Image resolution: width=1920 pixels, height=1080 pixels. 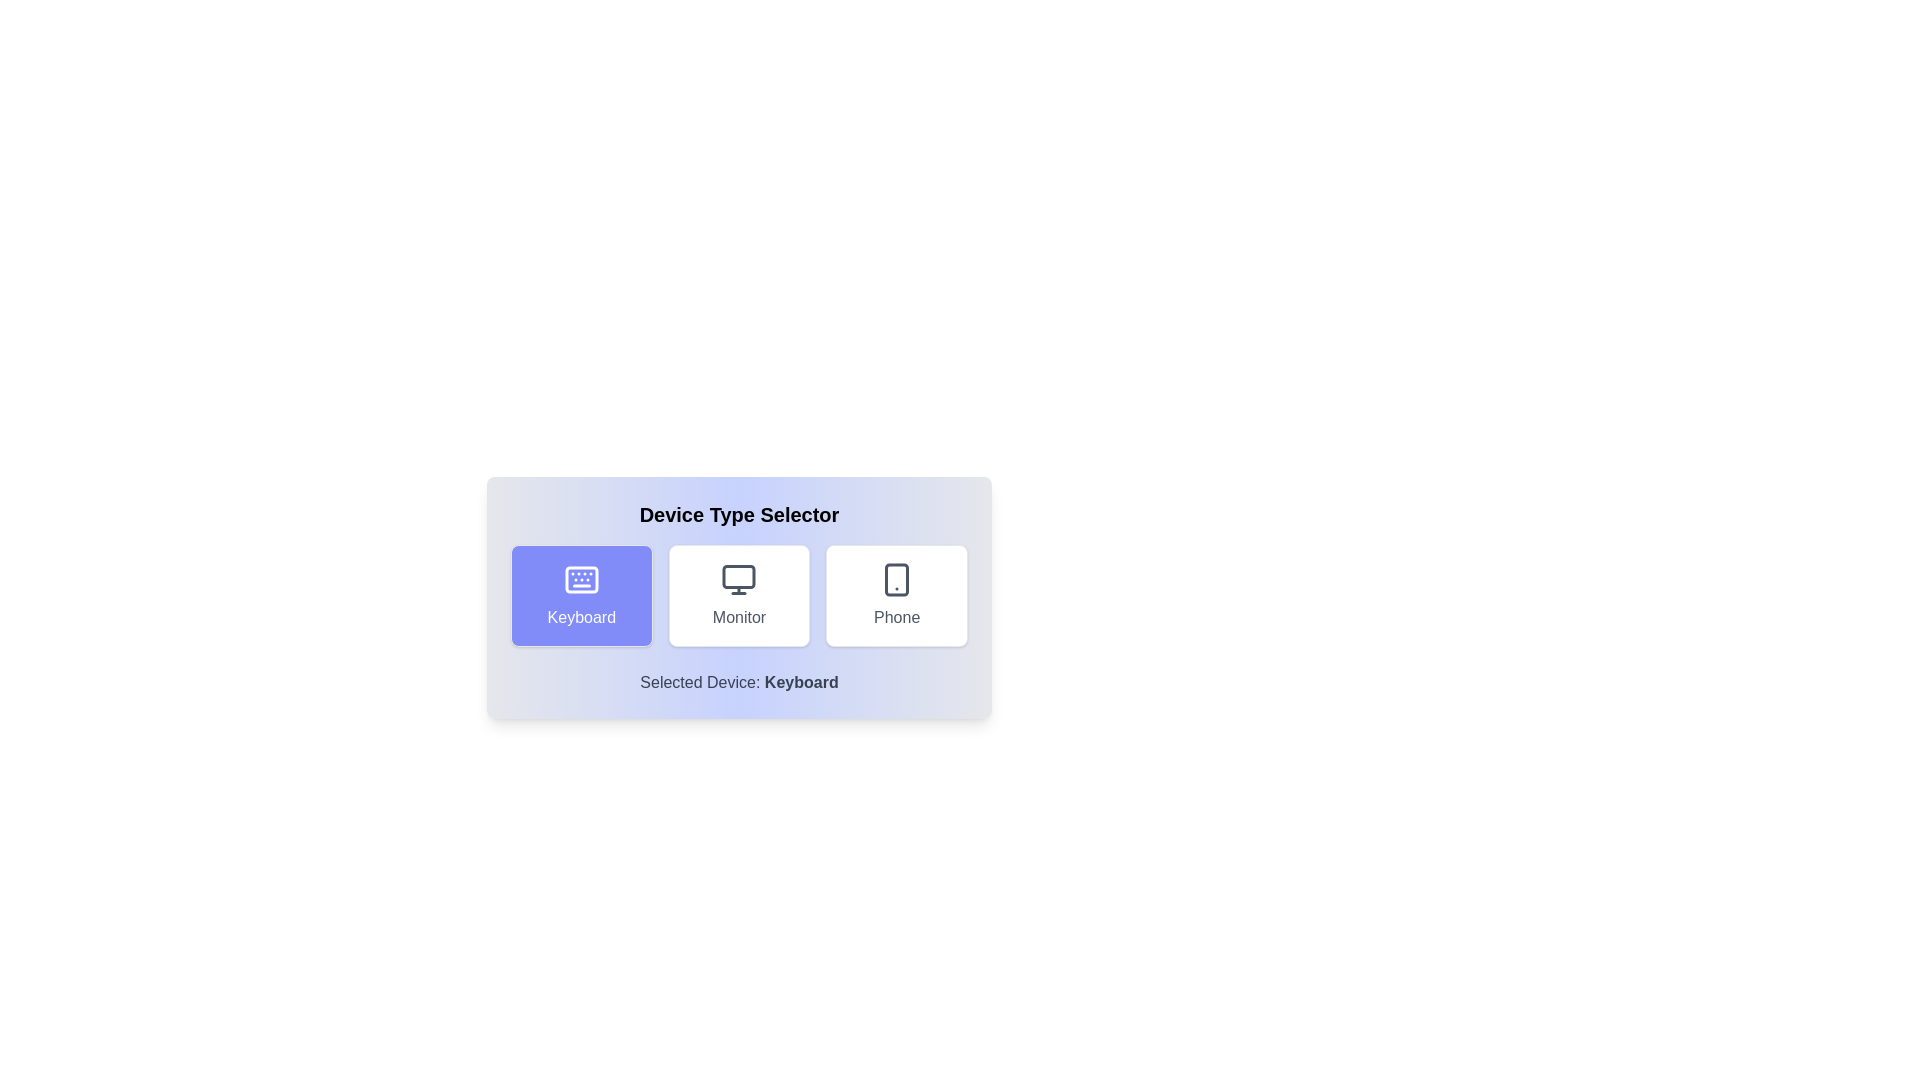 What do you see at coordinates (738, 681) in the screenshot?
I see `the text 'Selected Device: Keyboard' to copy it` at bounding box center [738, 681].